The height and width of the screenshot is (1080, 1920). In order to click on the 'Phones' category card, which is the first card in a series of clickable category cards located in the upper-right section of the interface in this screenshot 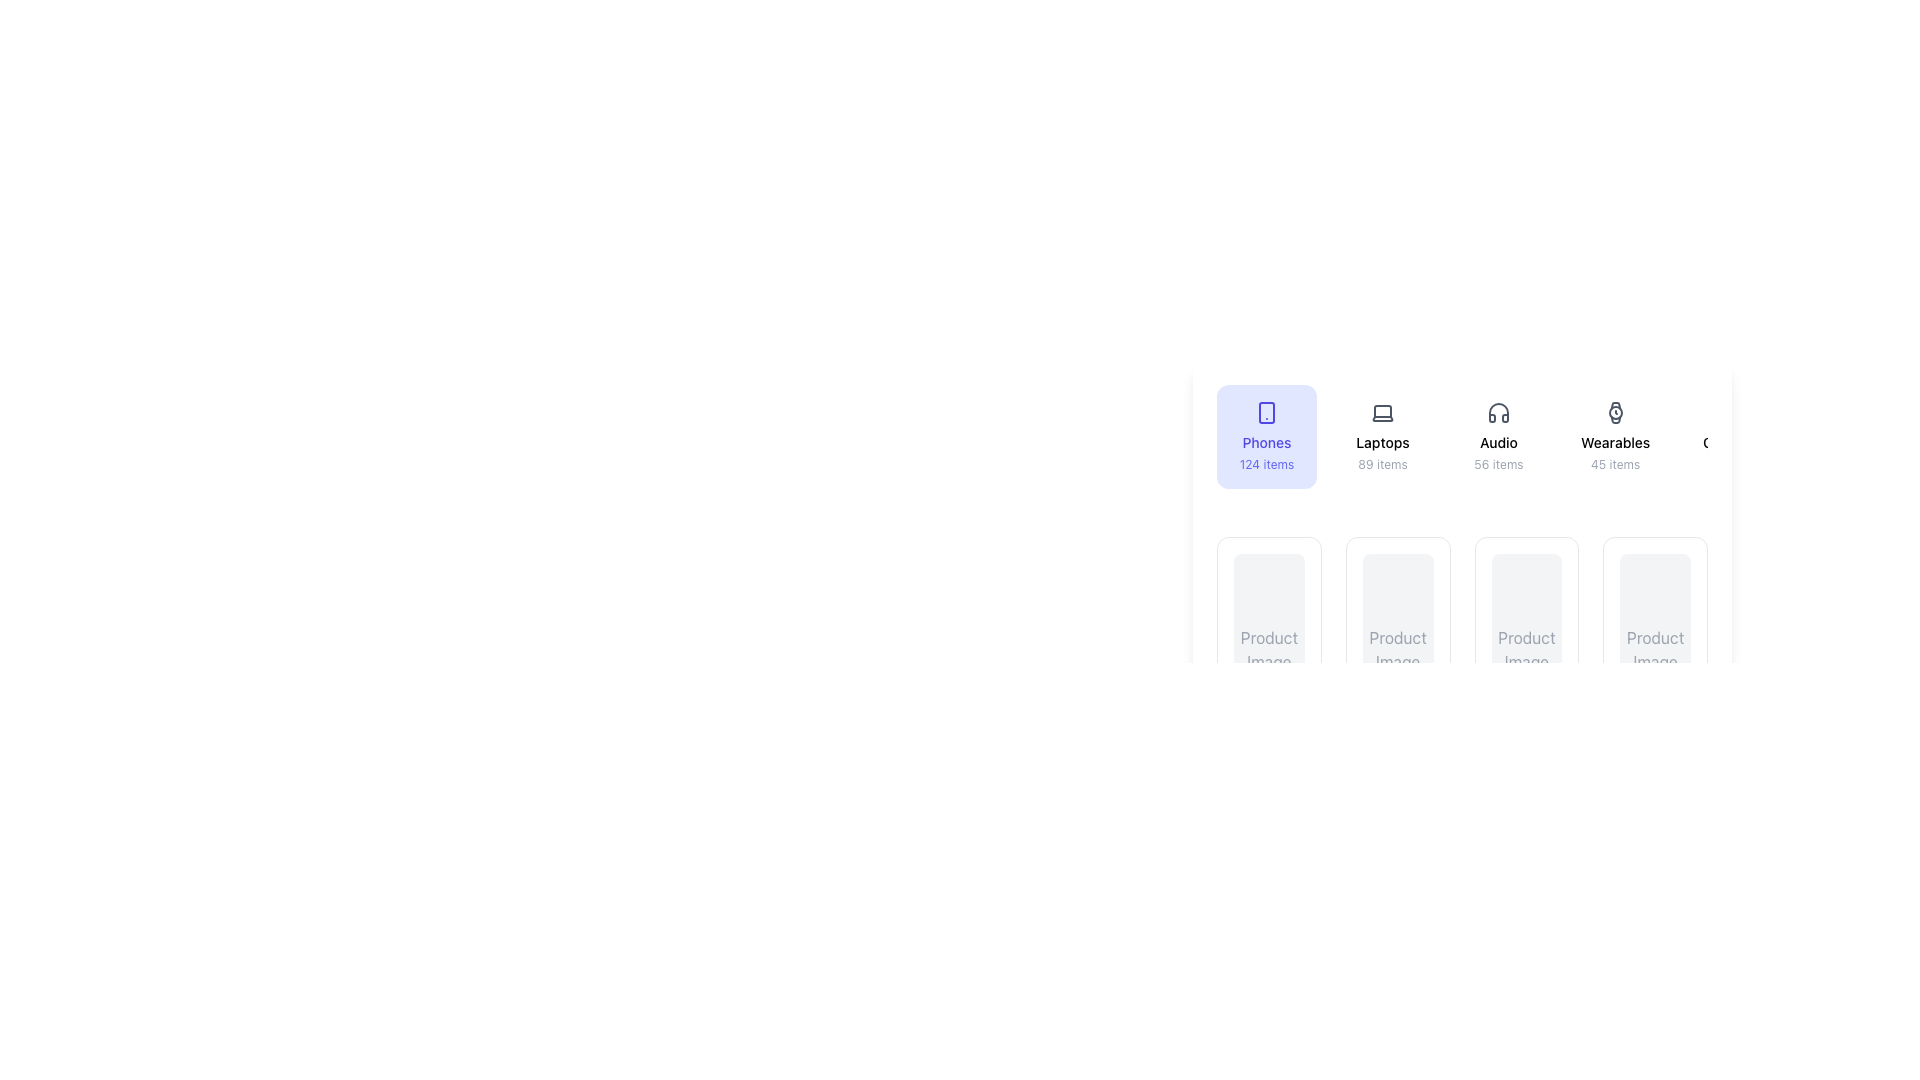, I will do `click(1266, 435)`.